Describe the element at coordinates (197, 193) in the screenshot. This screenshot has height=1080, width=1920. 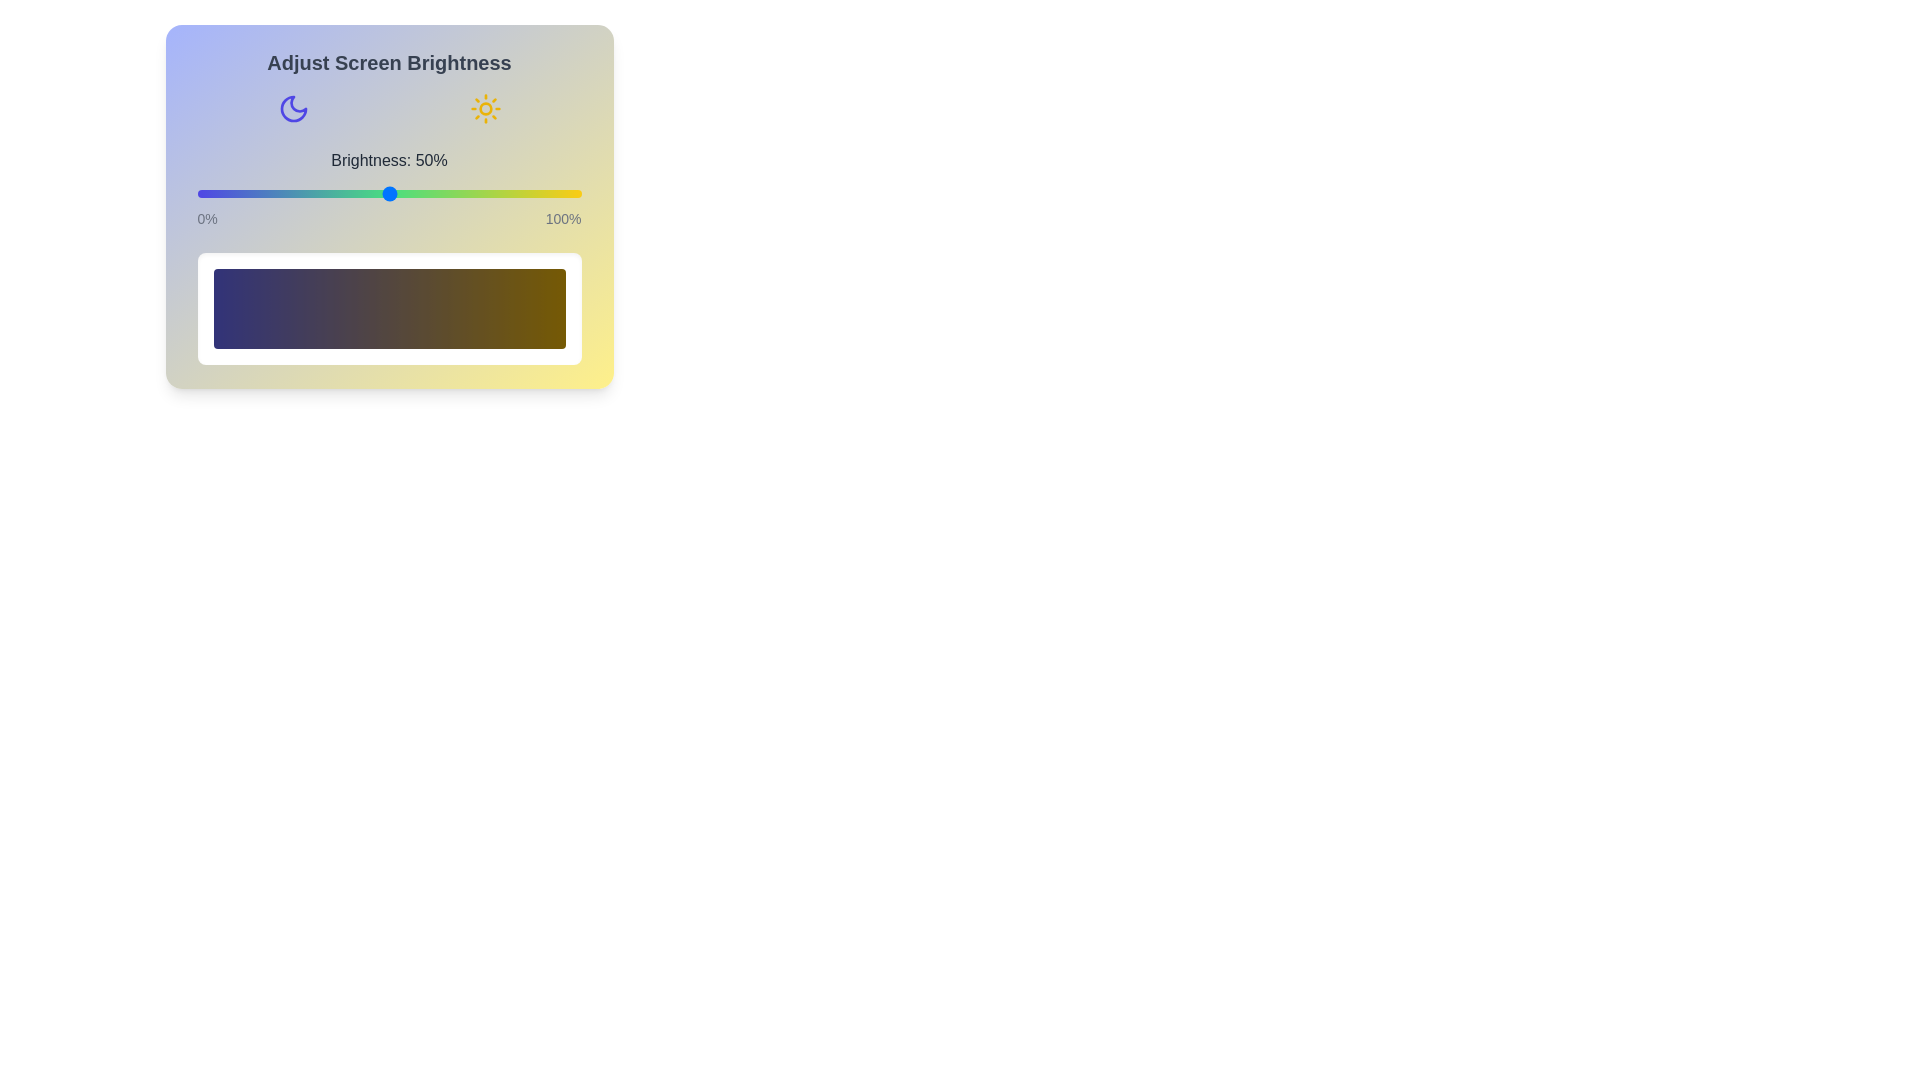
I see `the brightness slider to 0%` at that location.